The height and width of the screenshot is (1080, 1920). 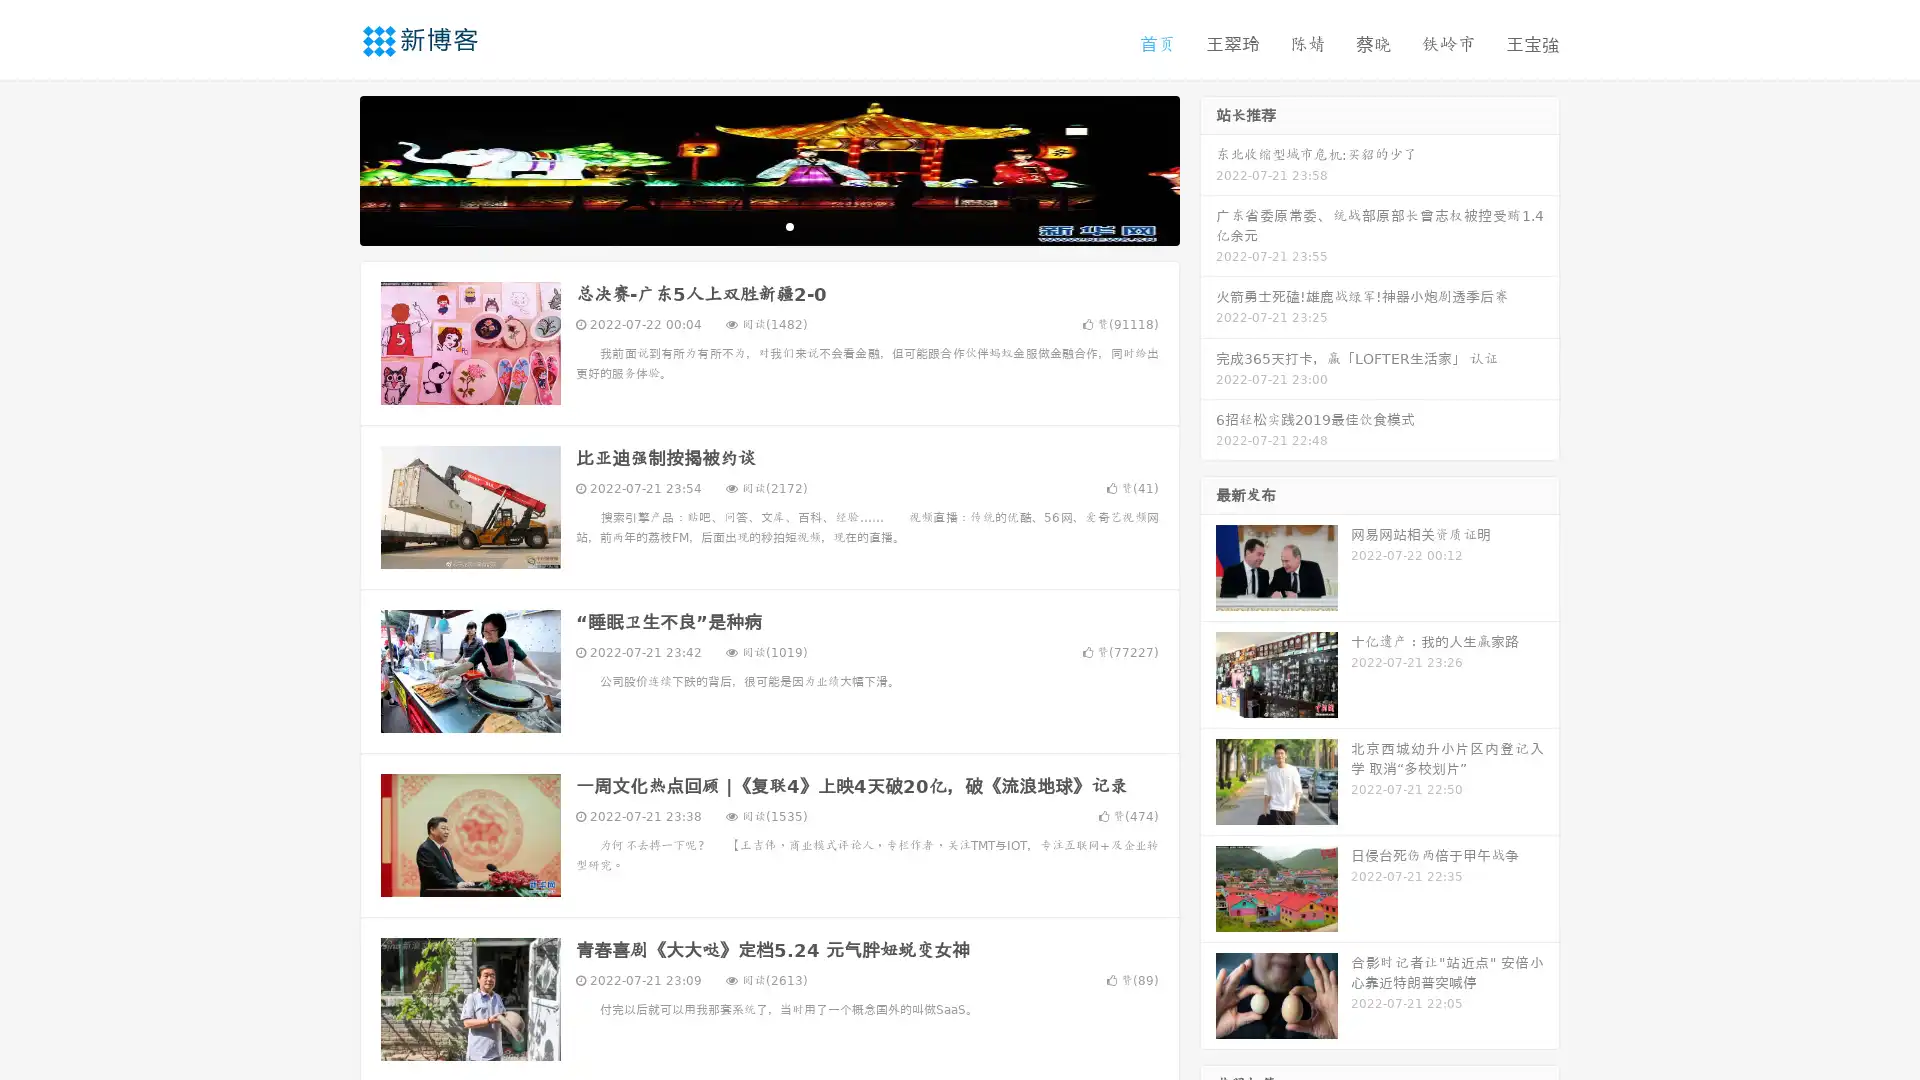 I want to click on Previous slide, so click(x=330, y=168).